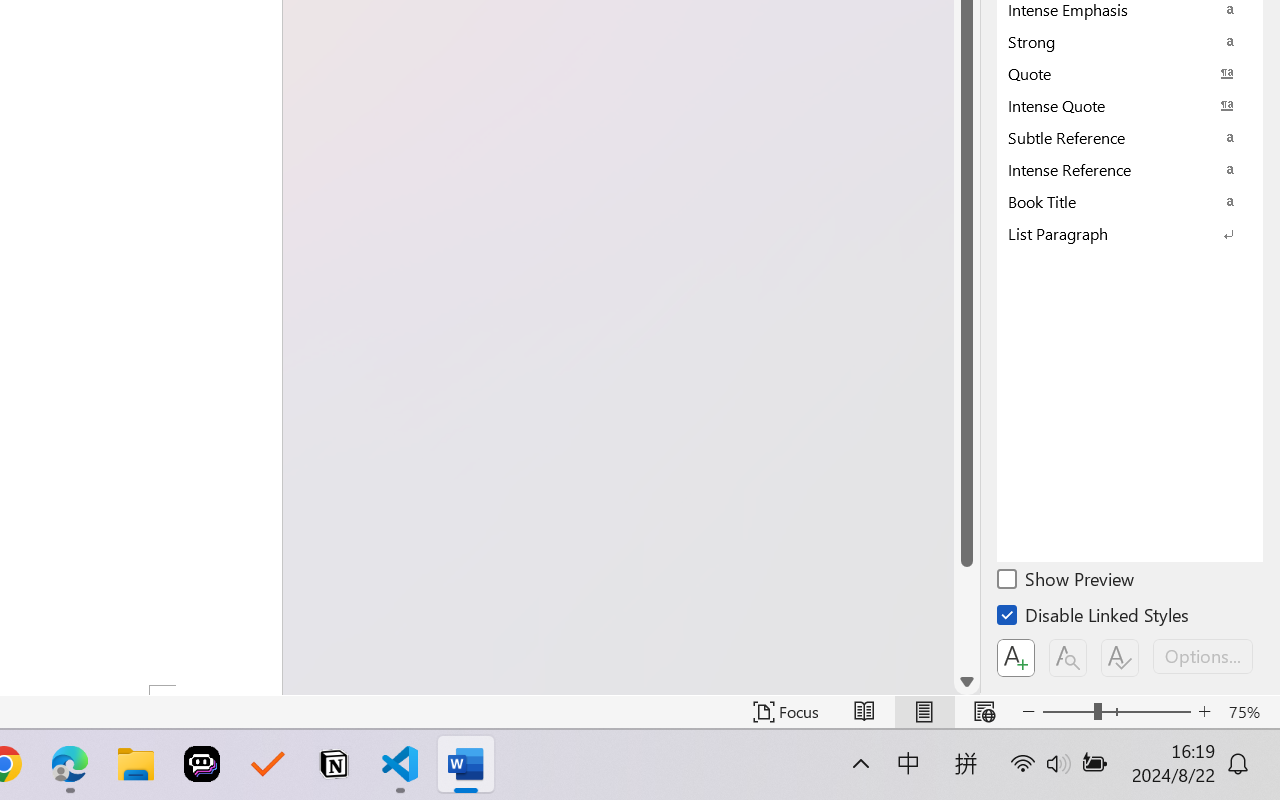 The image size is (1280, 800). I want to click on 'Intense Reference', so click(1130, 168).